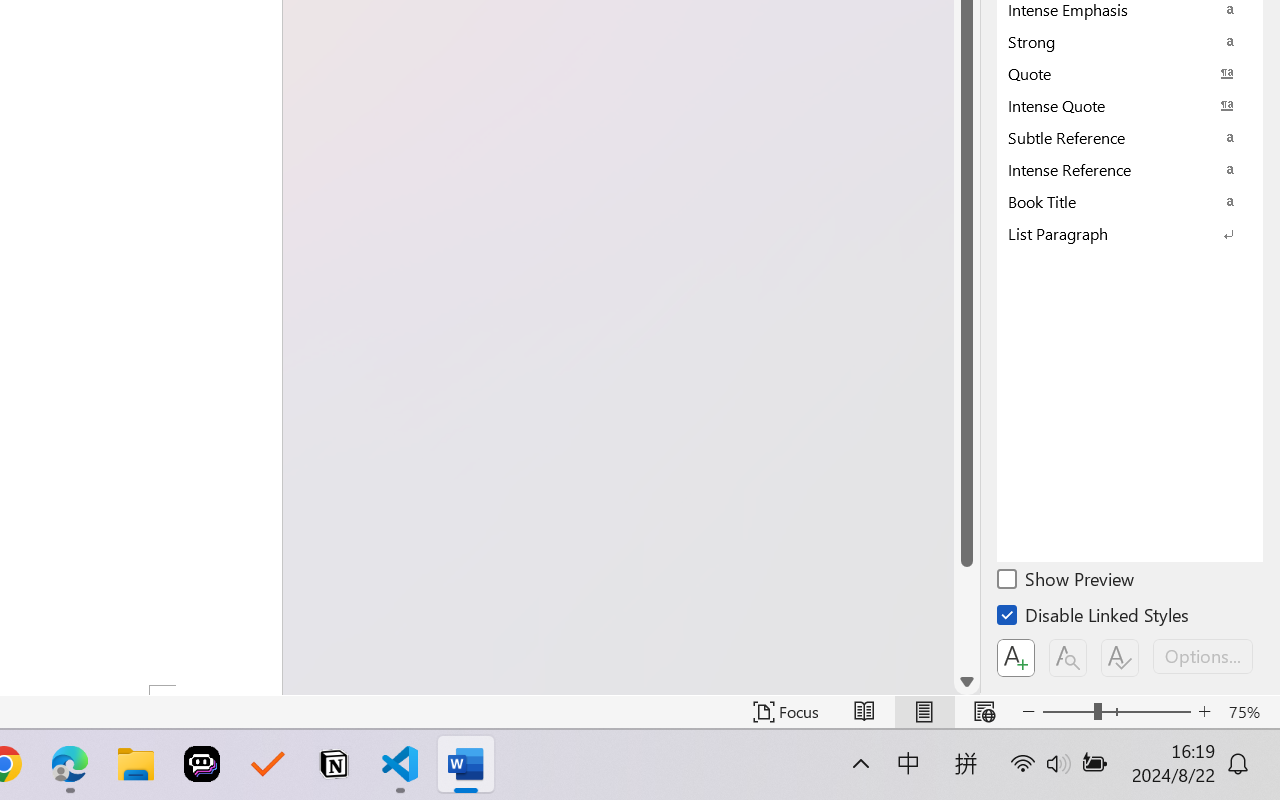 The image size is (1280, 800). I want to click on 'Intense Reference', so click(1130, 168).